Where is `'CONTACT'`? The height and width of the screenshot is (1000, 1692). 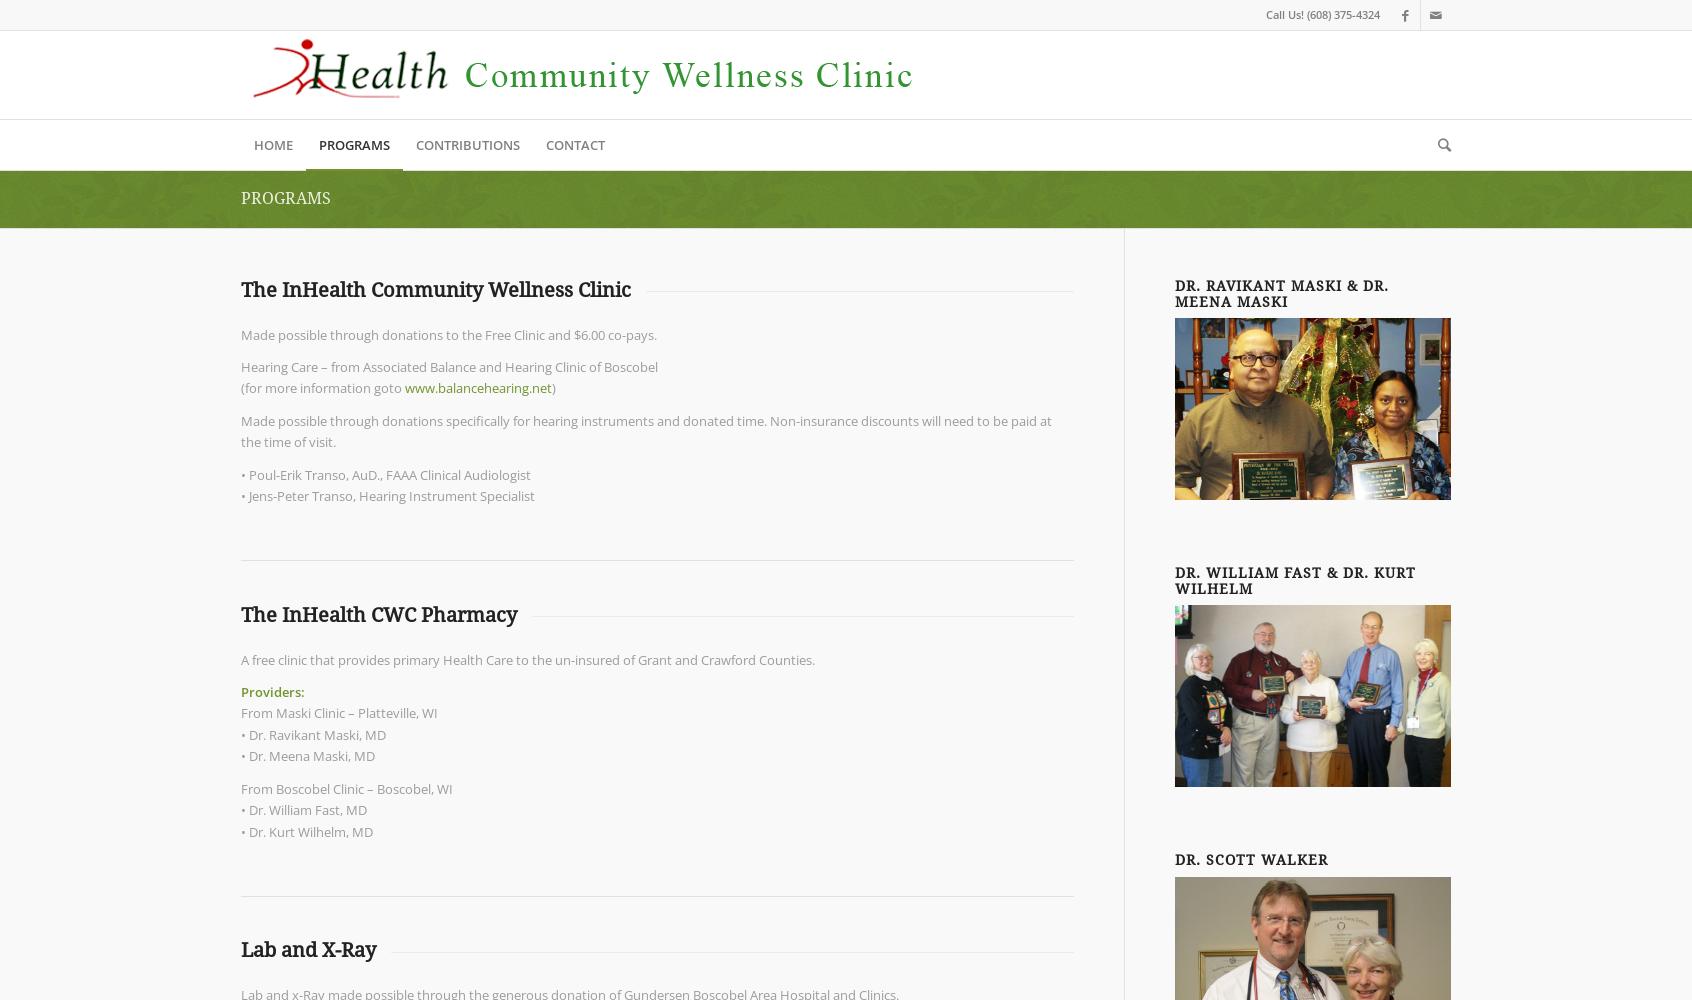
'CONTACT' is located at coordinates (574, 145).